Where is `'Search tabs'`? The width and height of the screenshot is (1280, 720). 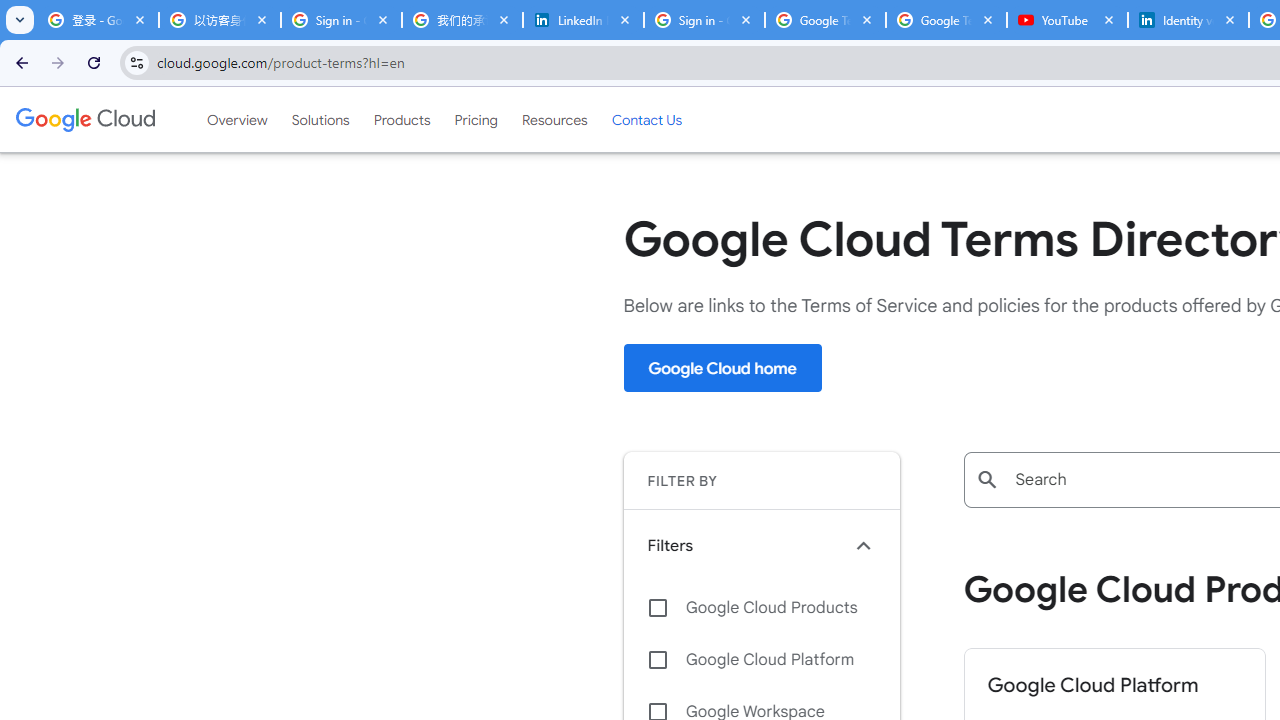 'Search tabs' is located at coordinates (20, 20).